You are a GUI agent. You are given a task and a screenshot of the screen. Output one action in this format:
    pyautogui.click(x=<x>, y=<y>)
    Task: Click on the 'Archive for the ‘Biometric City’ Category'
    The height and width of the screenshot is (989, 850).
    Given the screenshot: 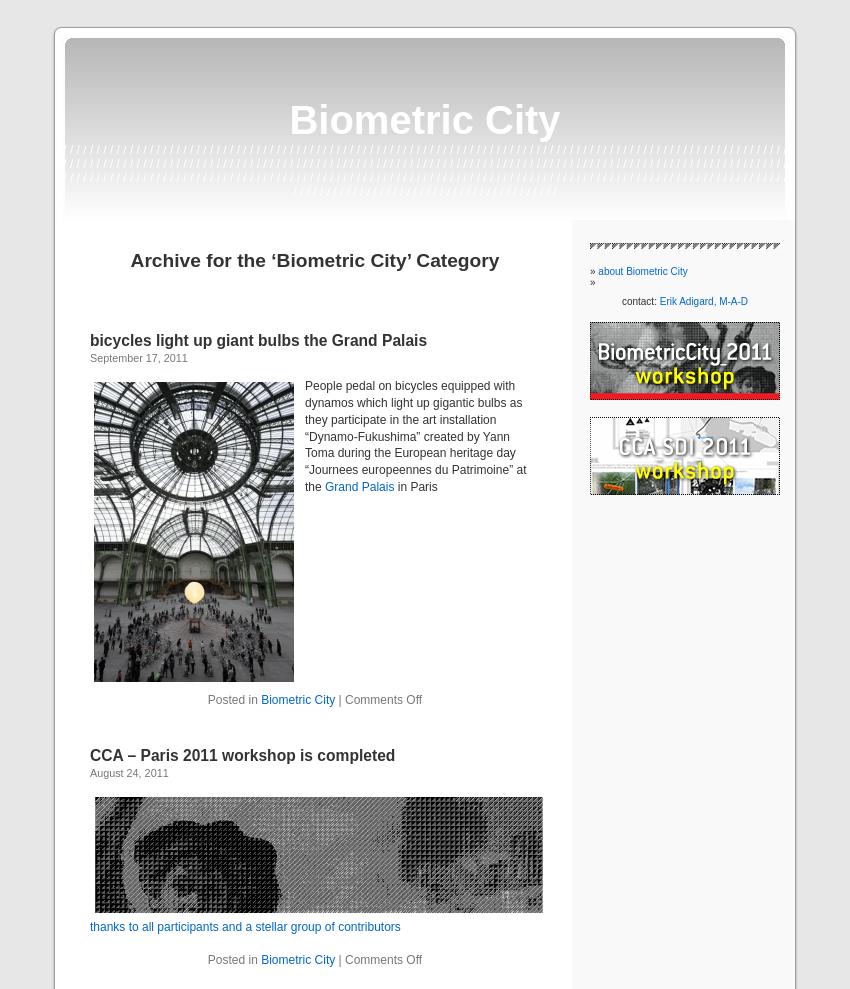 What is the action you would take?
    pyautogui.click(x=314, y=259)
    